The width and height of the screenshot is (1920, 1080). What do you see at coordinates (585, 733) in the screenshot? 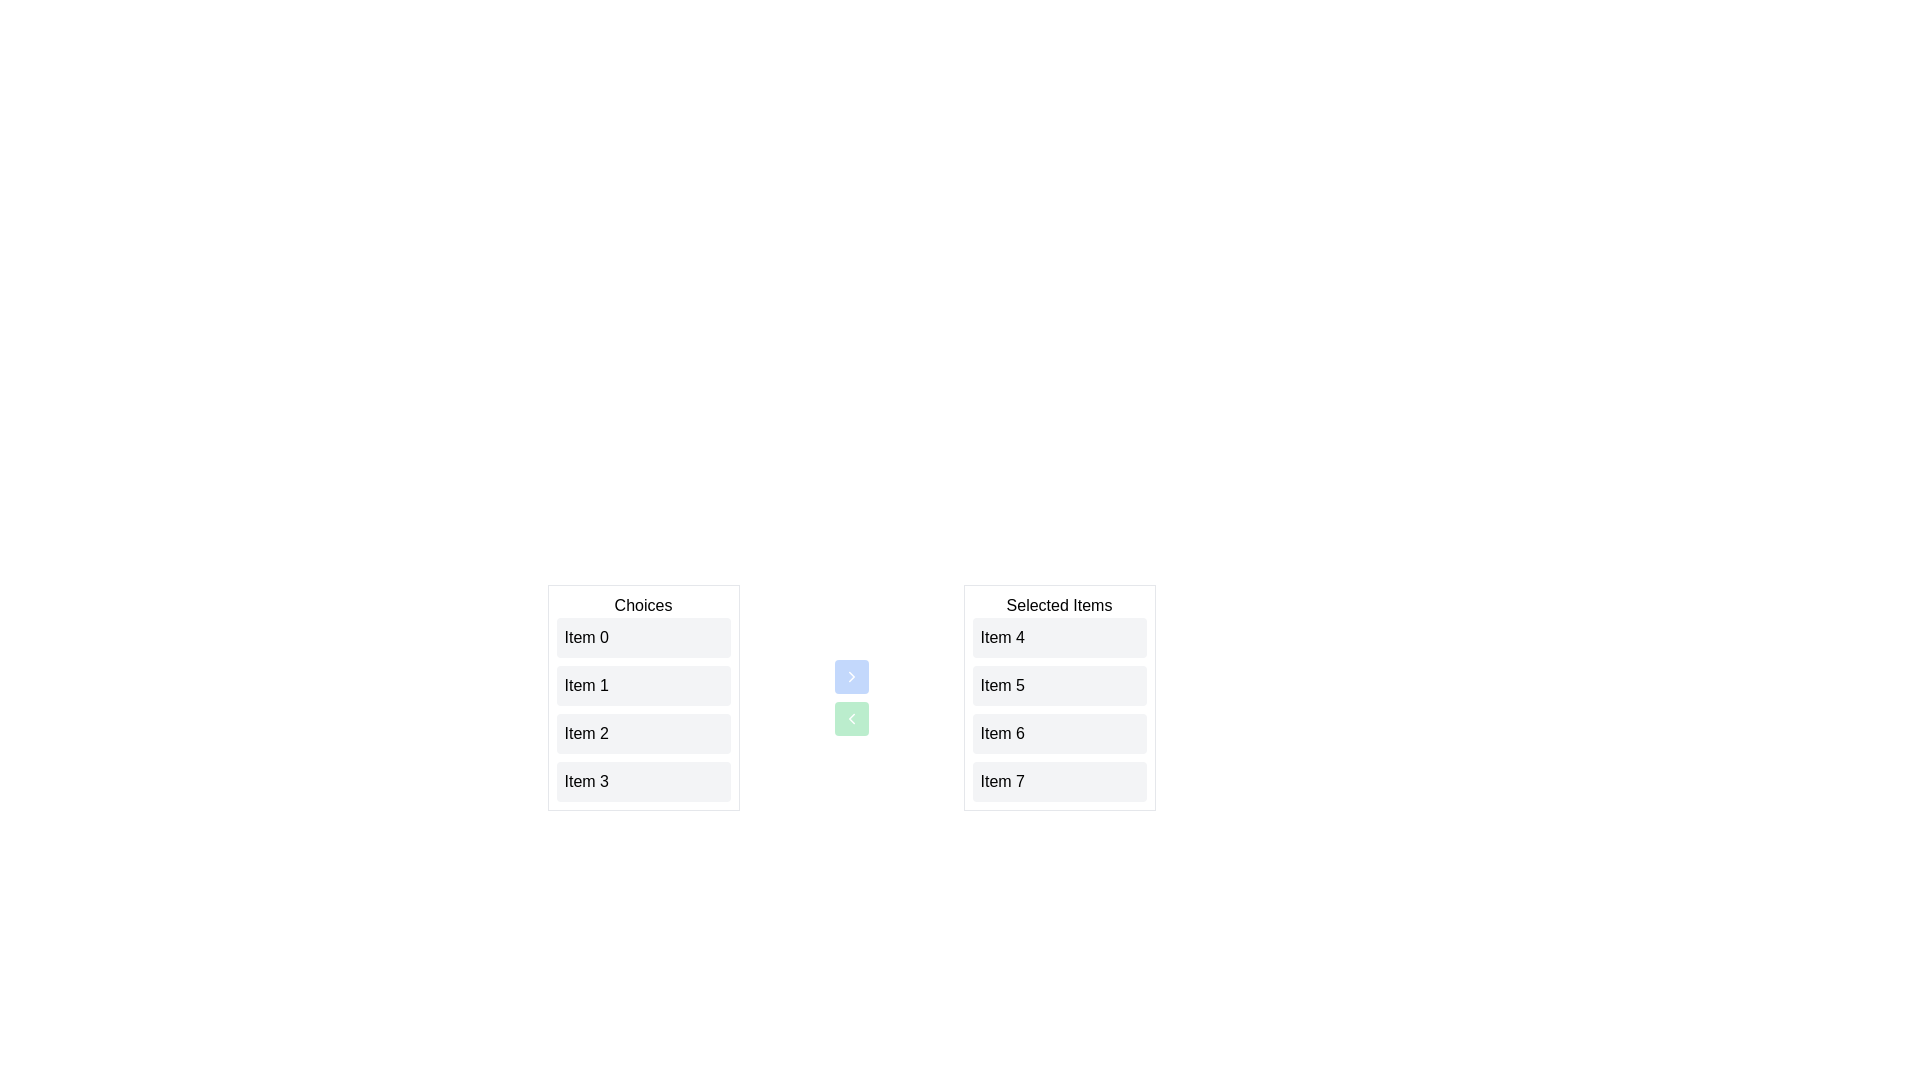
I see `the static text label displaying 'Item 2' in the third row of the vertical list labeled 'Choices'` at bounding box center [585, 733].